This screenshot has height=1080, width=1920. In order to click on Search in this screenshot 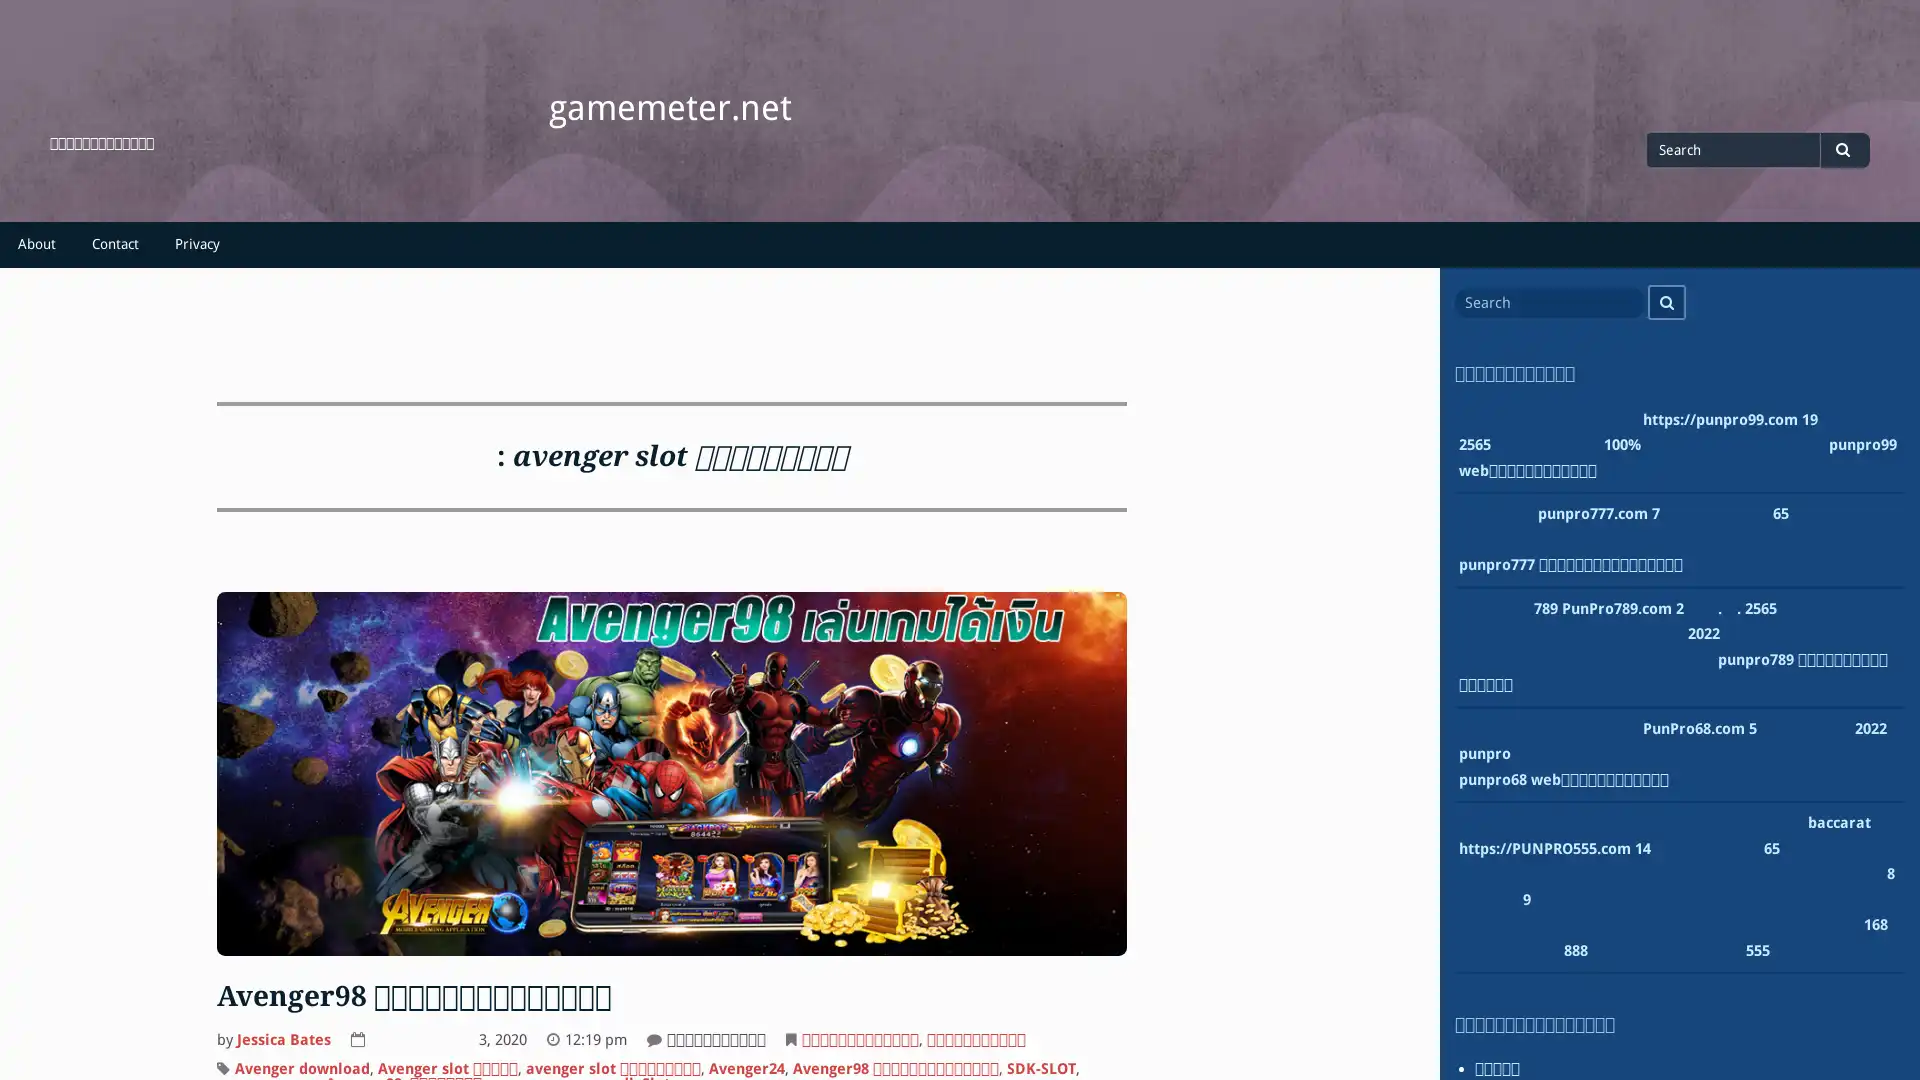, I will do `click(1844, 149)`.